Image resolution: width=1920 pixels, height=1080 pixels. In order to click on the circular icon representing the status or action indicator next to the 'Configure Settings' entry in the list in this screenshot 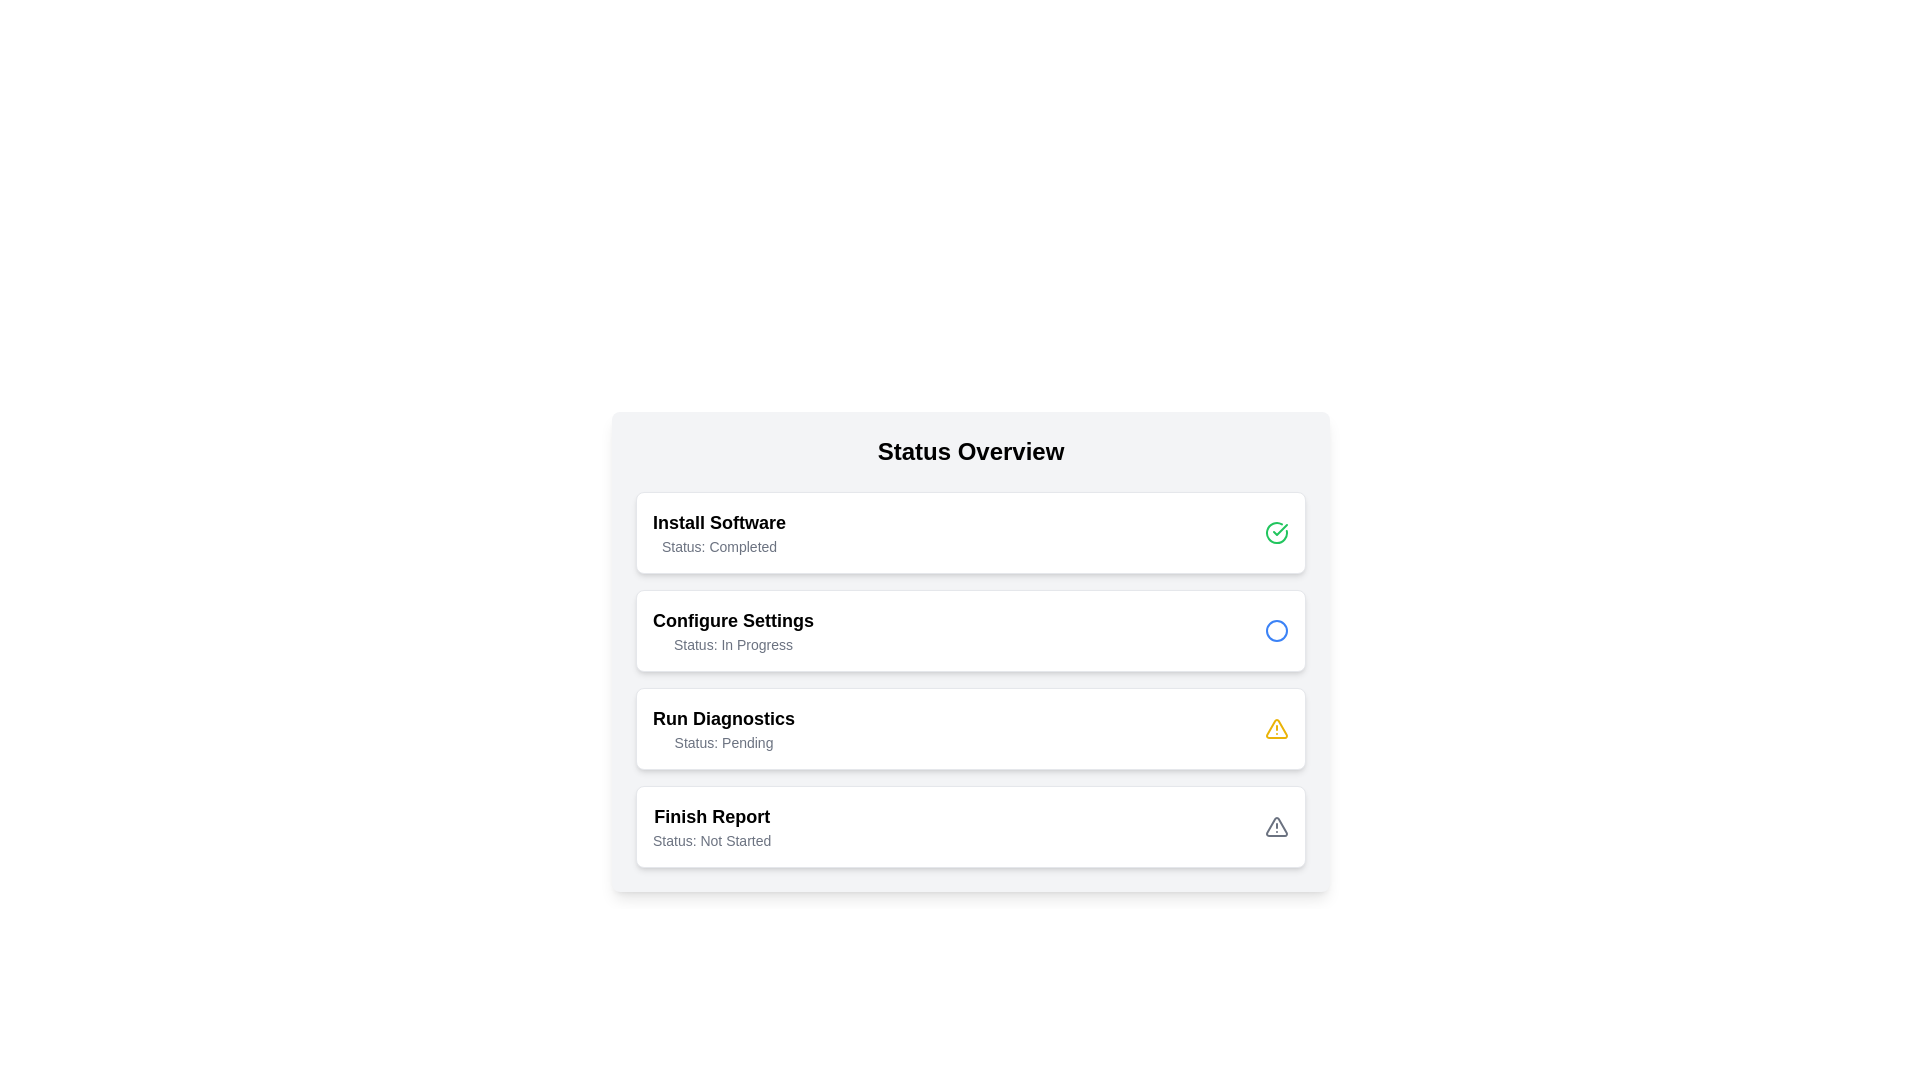, I will do `click(1275, 631)`.